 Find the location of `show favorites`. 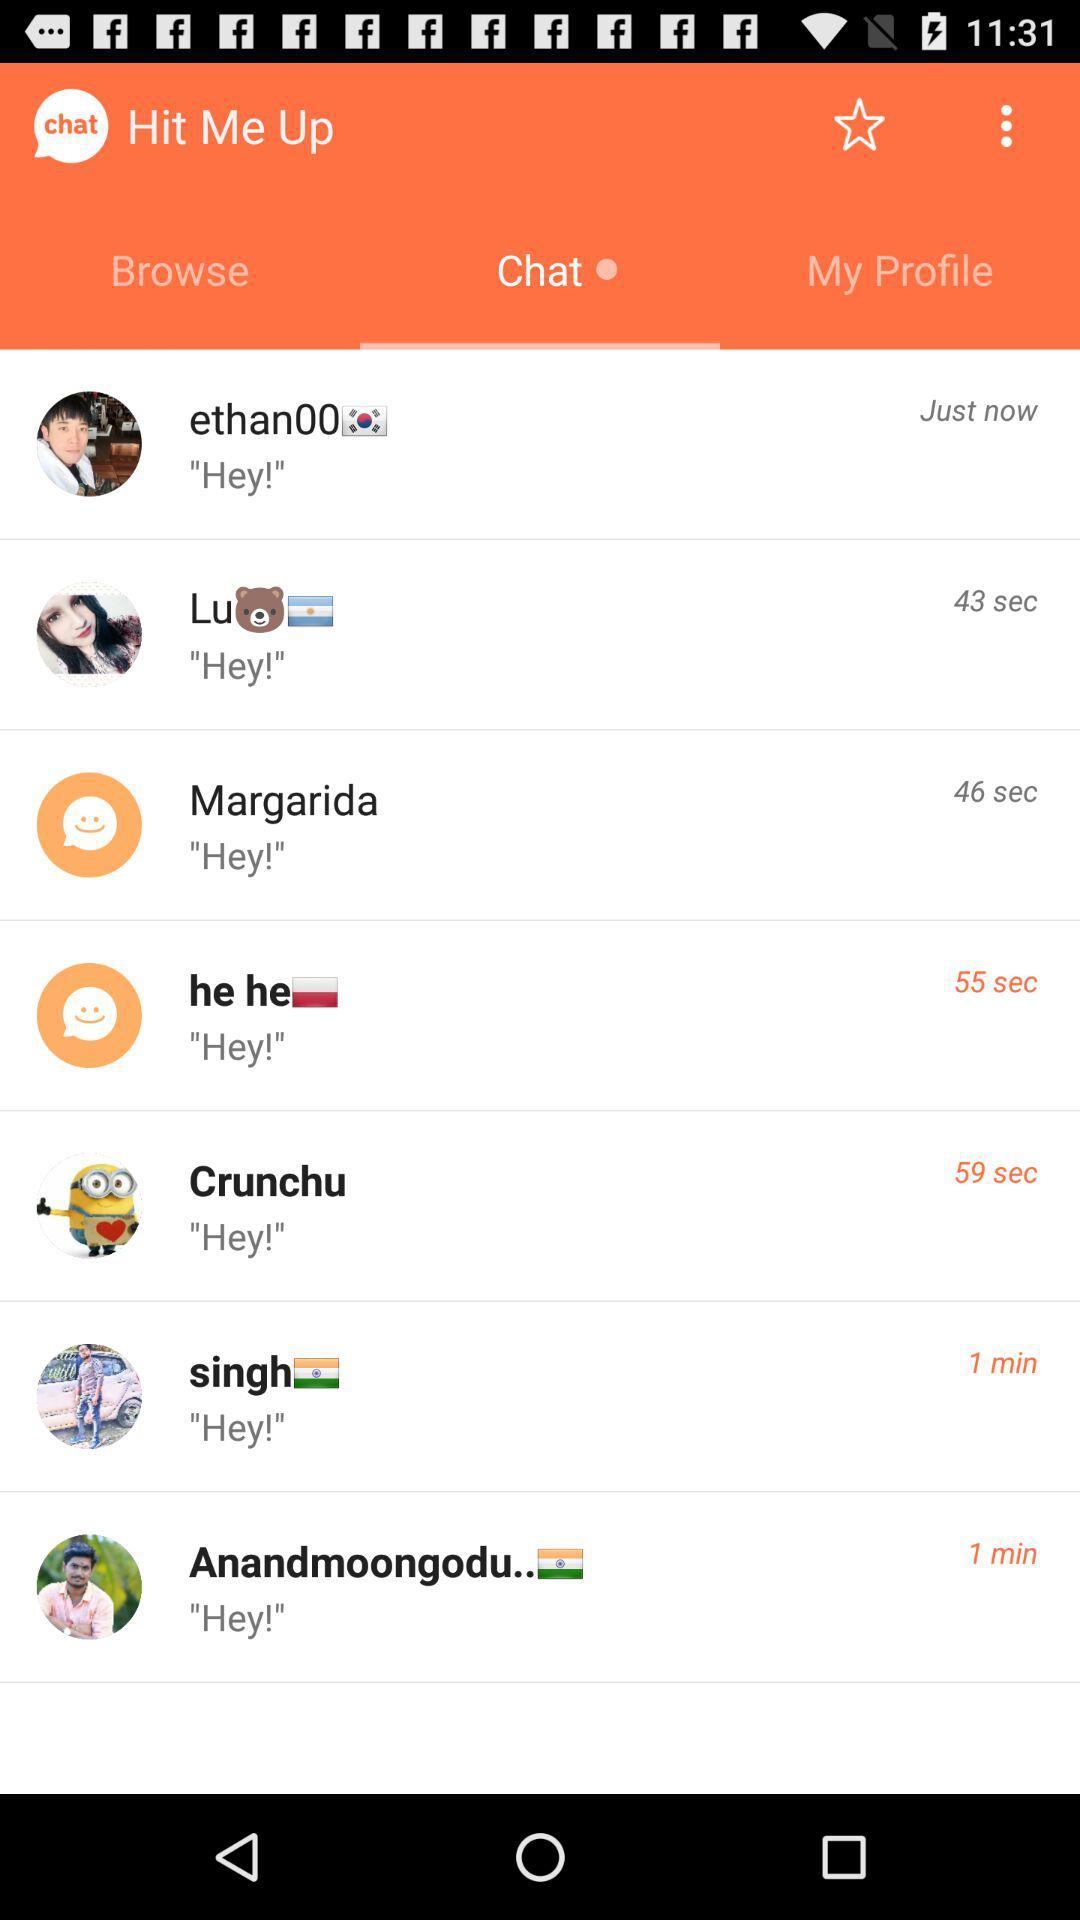

show favorites is located at coordinates (858, 124).